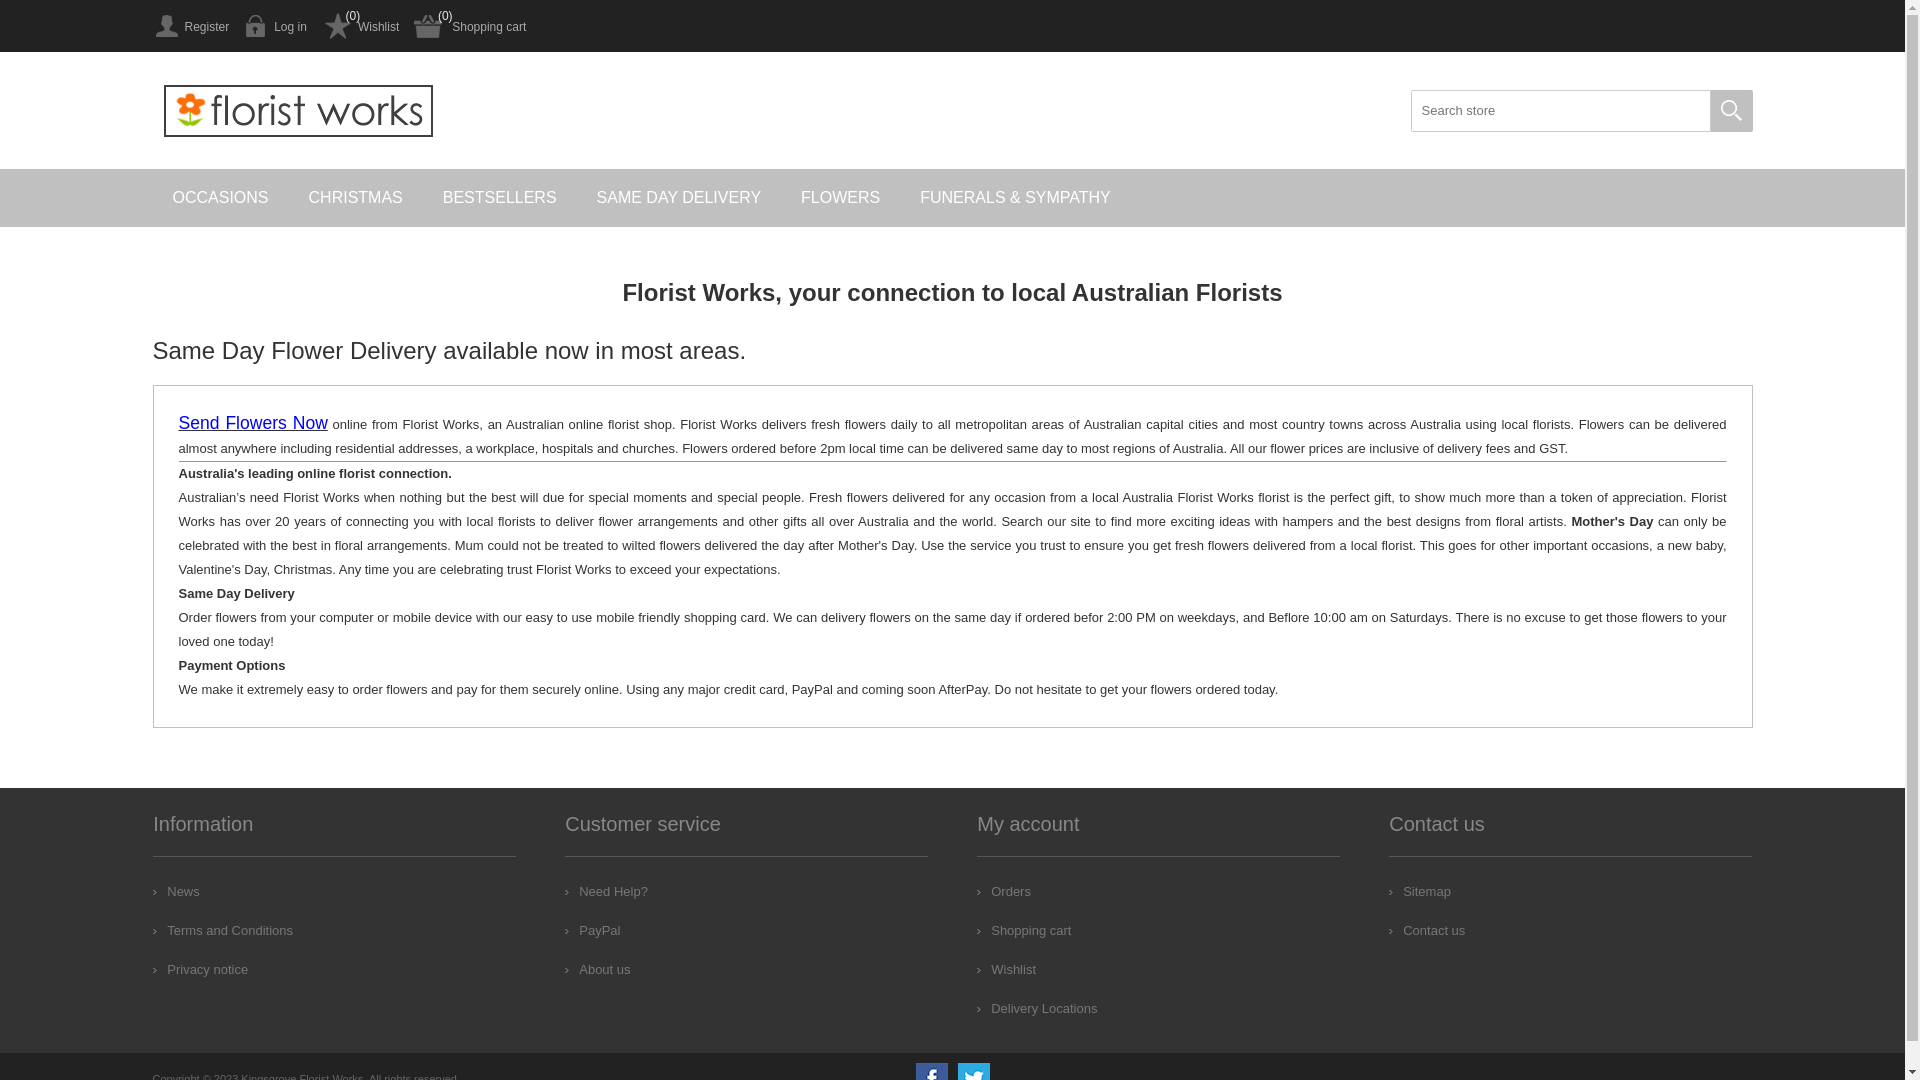 The image size is (1920, 1080). I want to click on 'Delivery Locations', so click(977, 1008).